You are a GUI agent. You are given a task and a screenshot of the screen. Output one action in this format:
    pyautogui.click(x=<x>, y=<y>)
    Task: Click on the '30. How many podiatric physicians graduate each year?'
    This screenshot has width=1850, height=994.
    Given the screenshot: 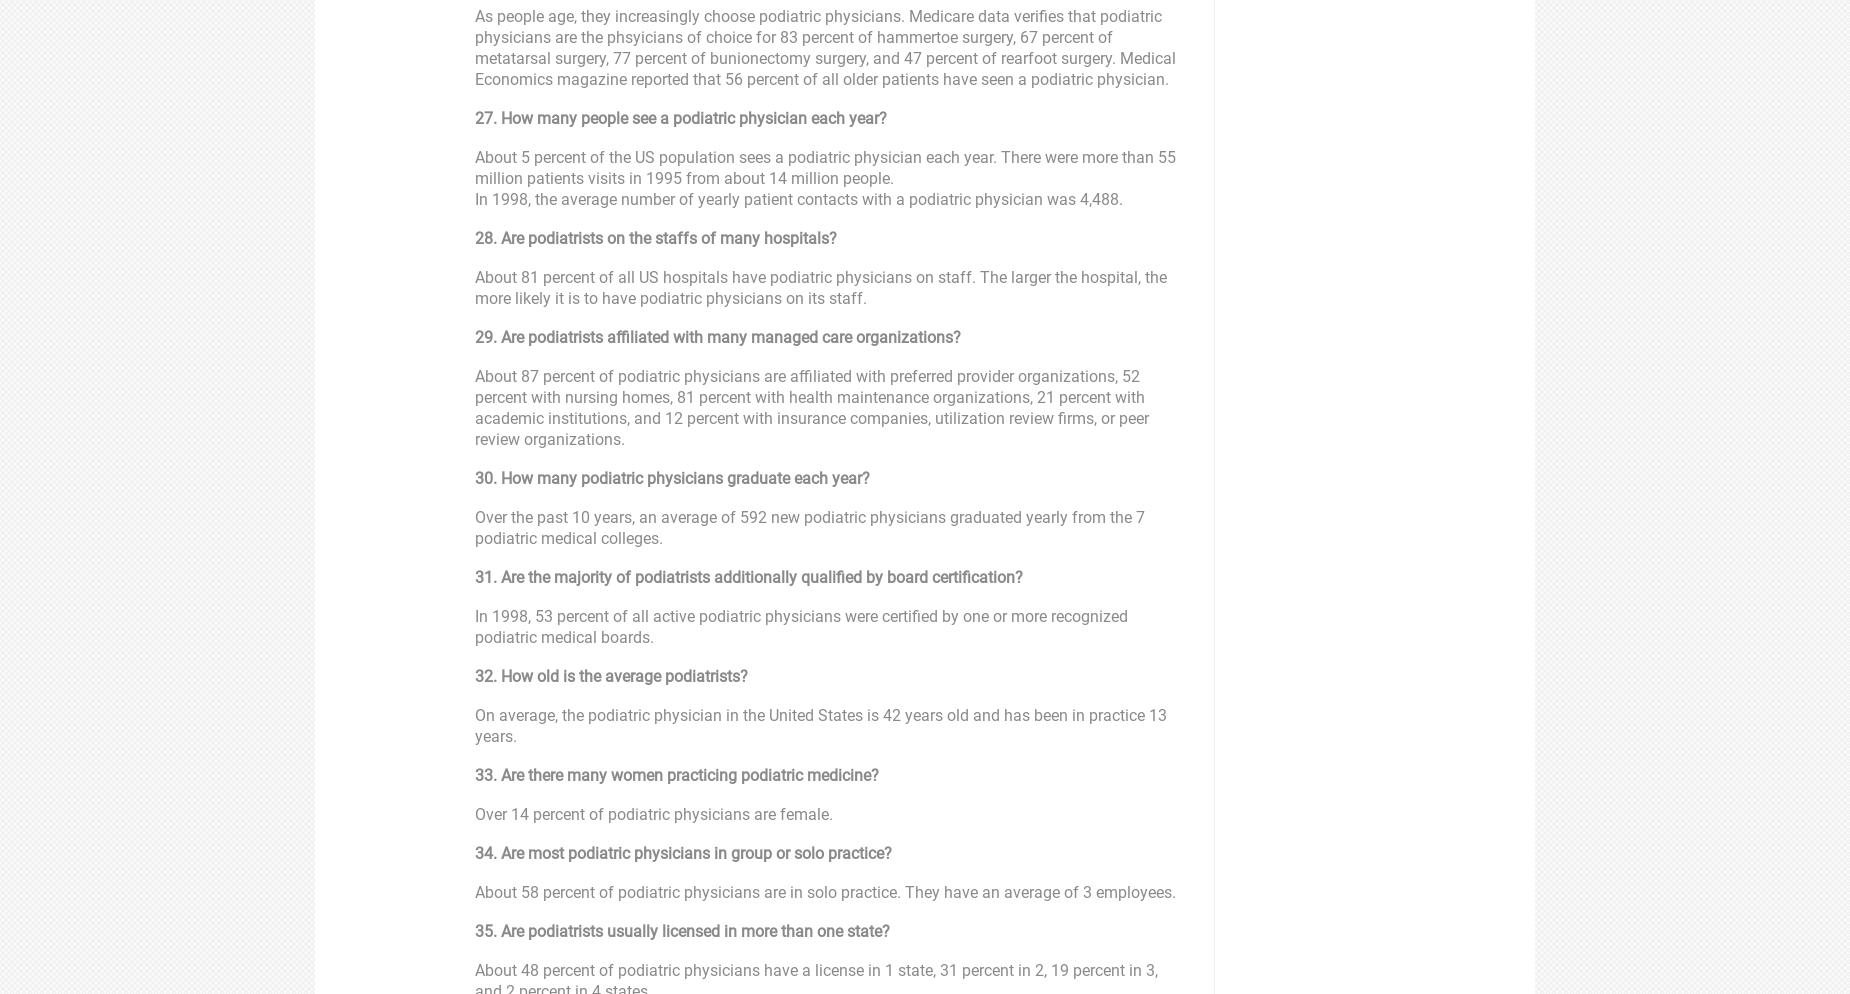 What is the action you would take?
    pyautogui.click(x=672, y=477)
    